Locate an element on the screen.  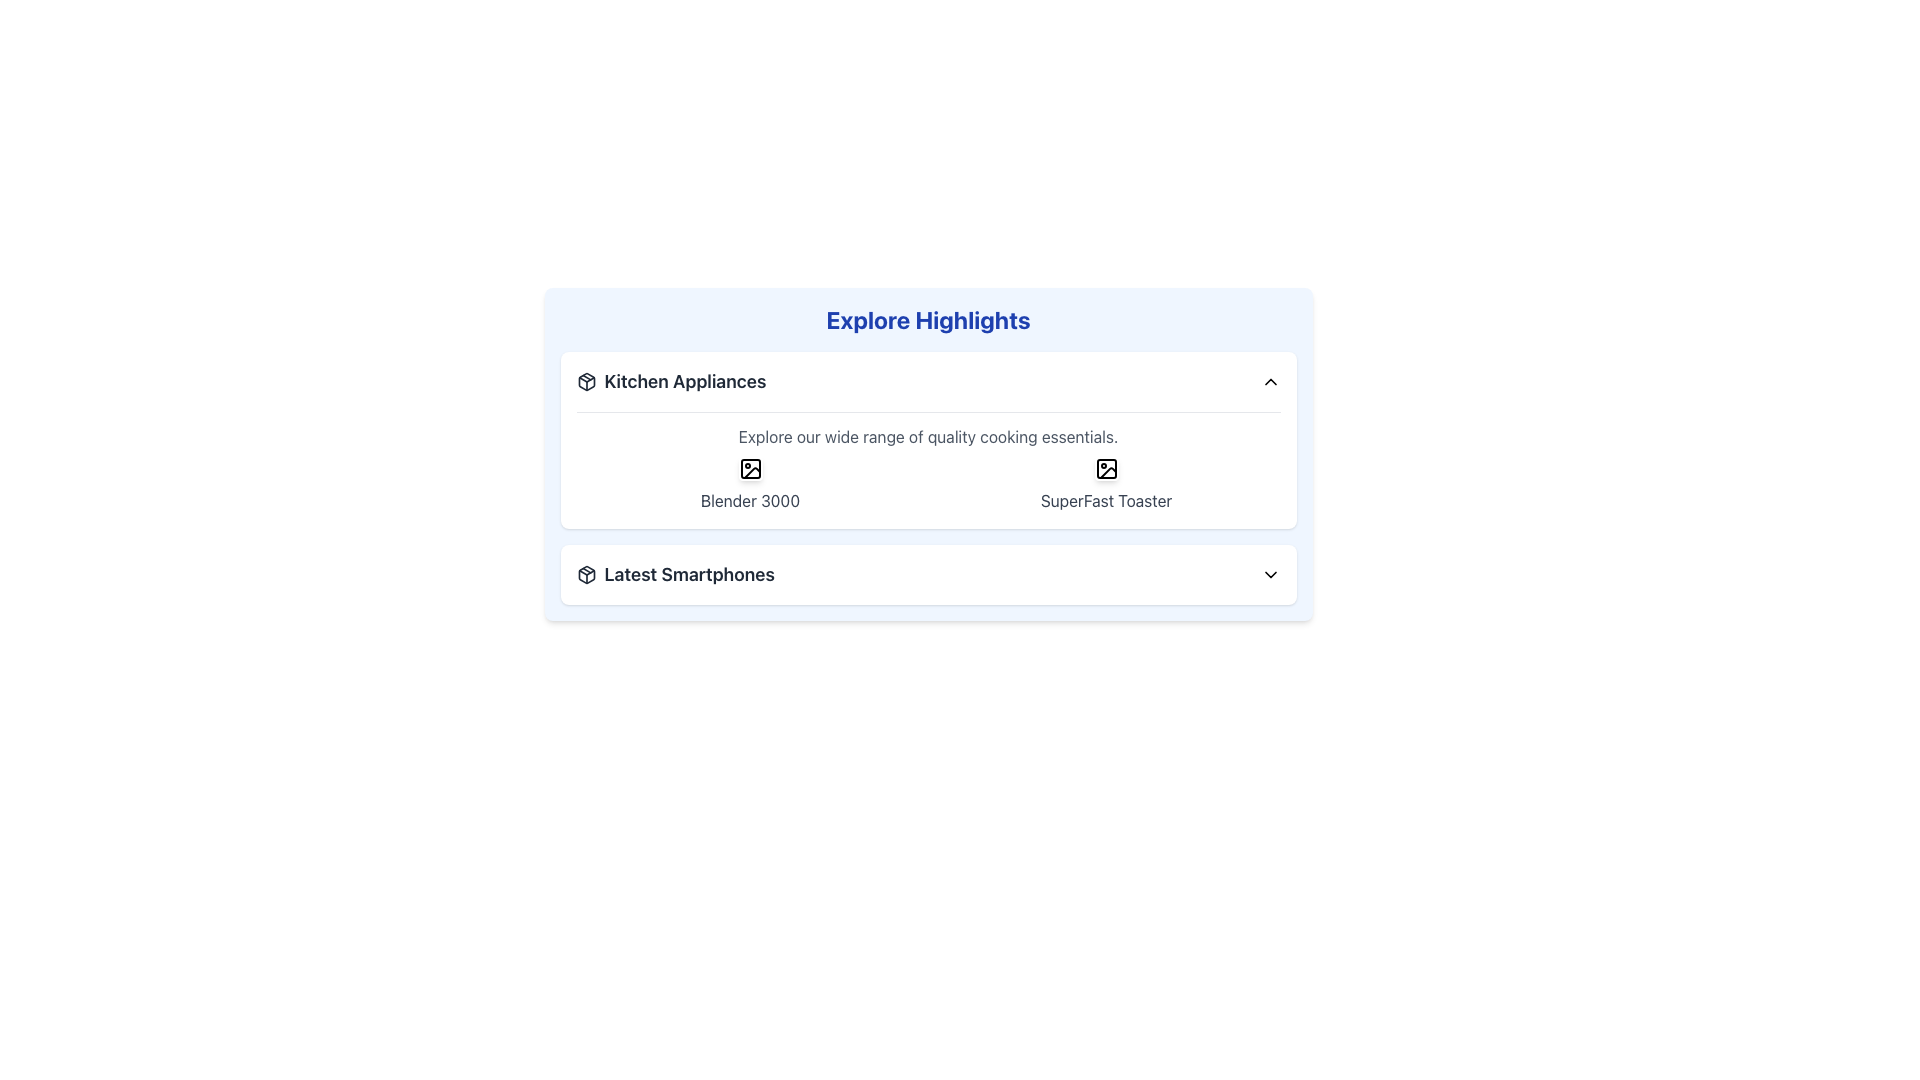
text label that displays 'Explore our wide range of quality cooking essentials.' positioned in the content card under the title 'Kitchen Appliances.' is located at coordinates (927, 435).